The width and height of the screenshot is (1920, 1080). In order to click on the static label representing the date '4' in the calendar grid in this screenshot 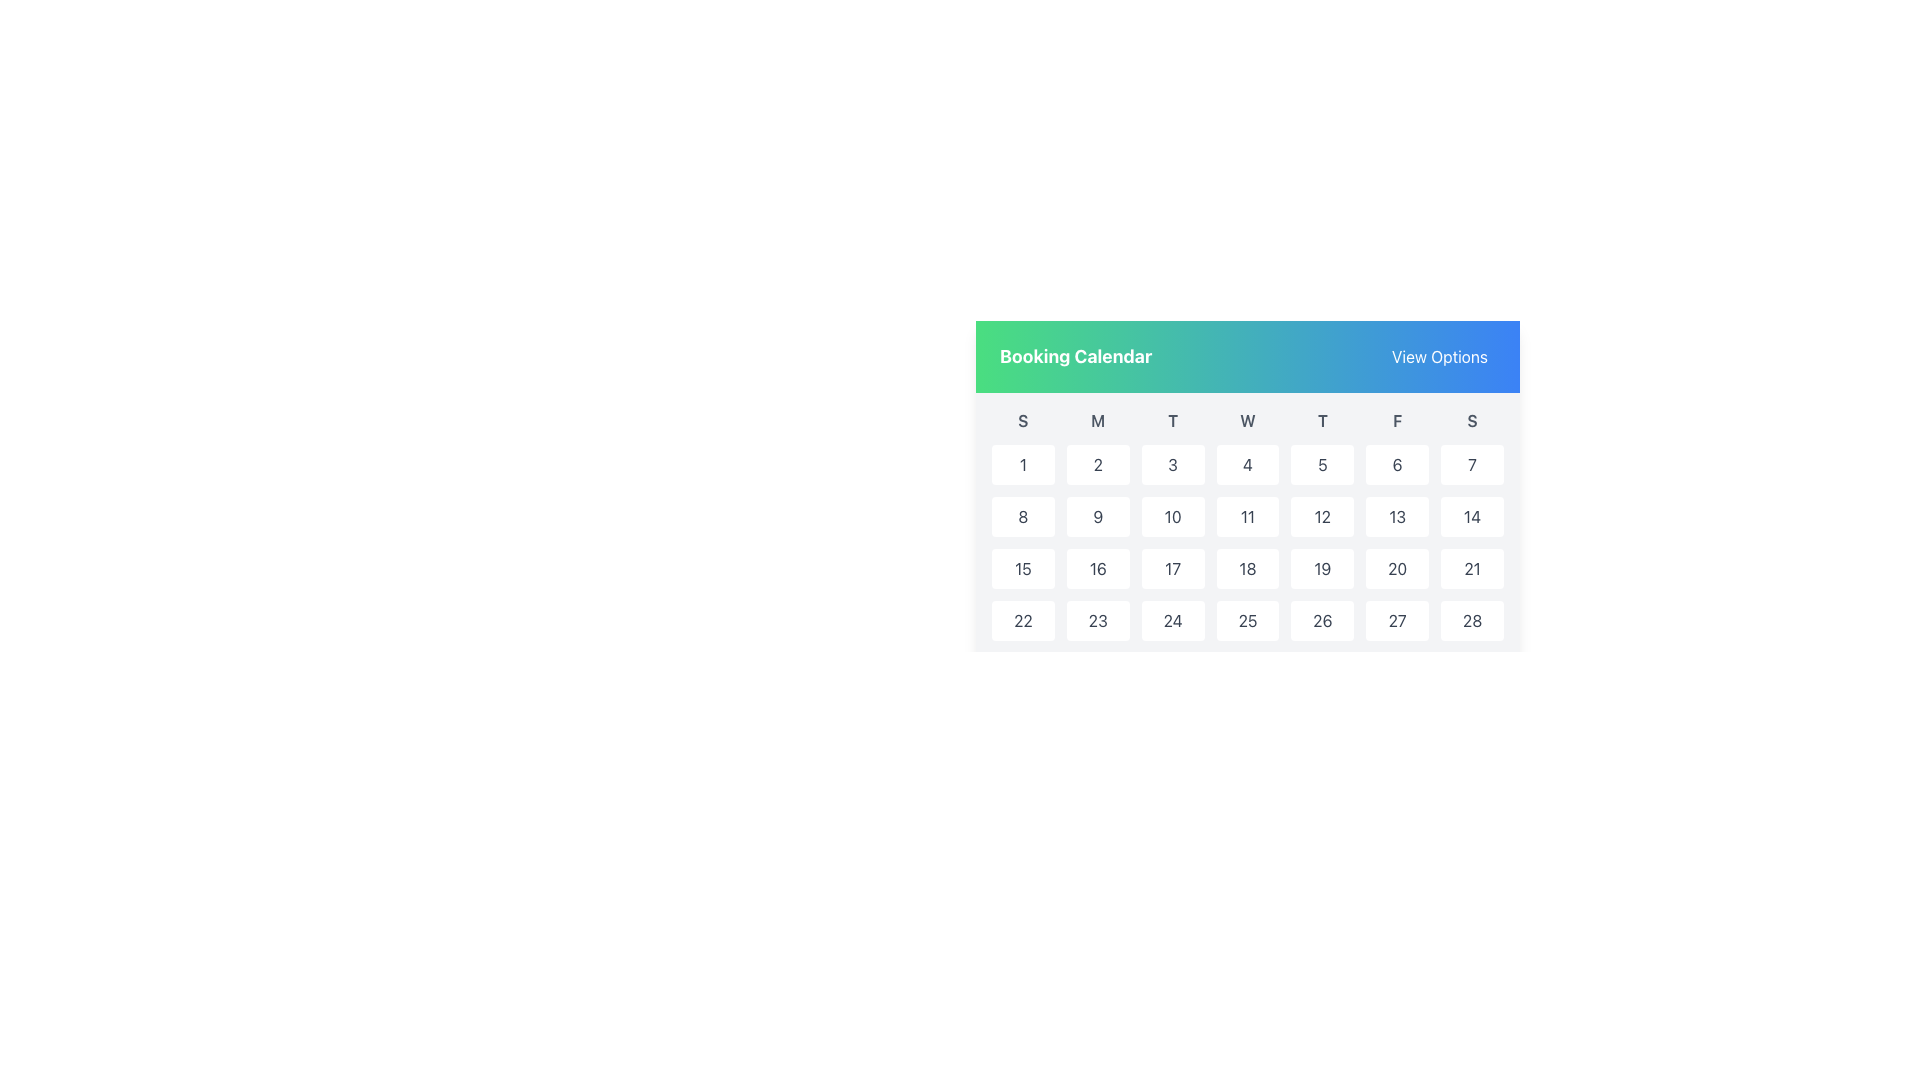, I will do `click(1247, 465)`.